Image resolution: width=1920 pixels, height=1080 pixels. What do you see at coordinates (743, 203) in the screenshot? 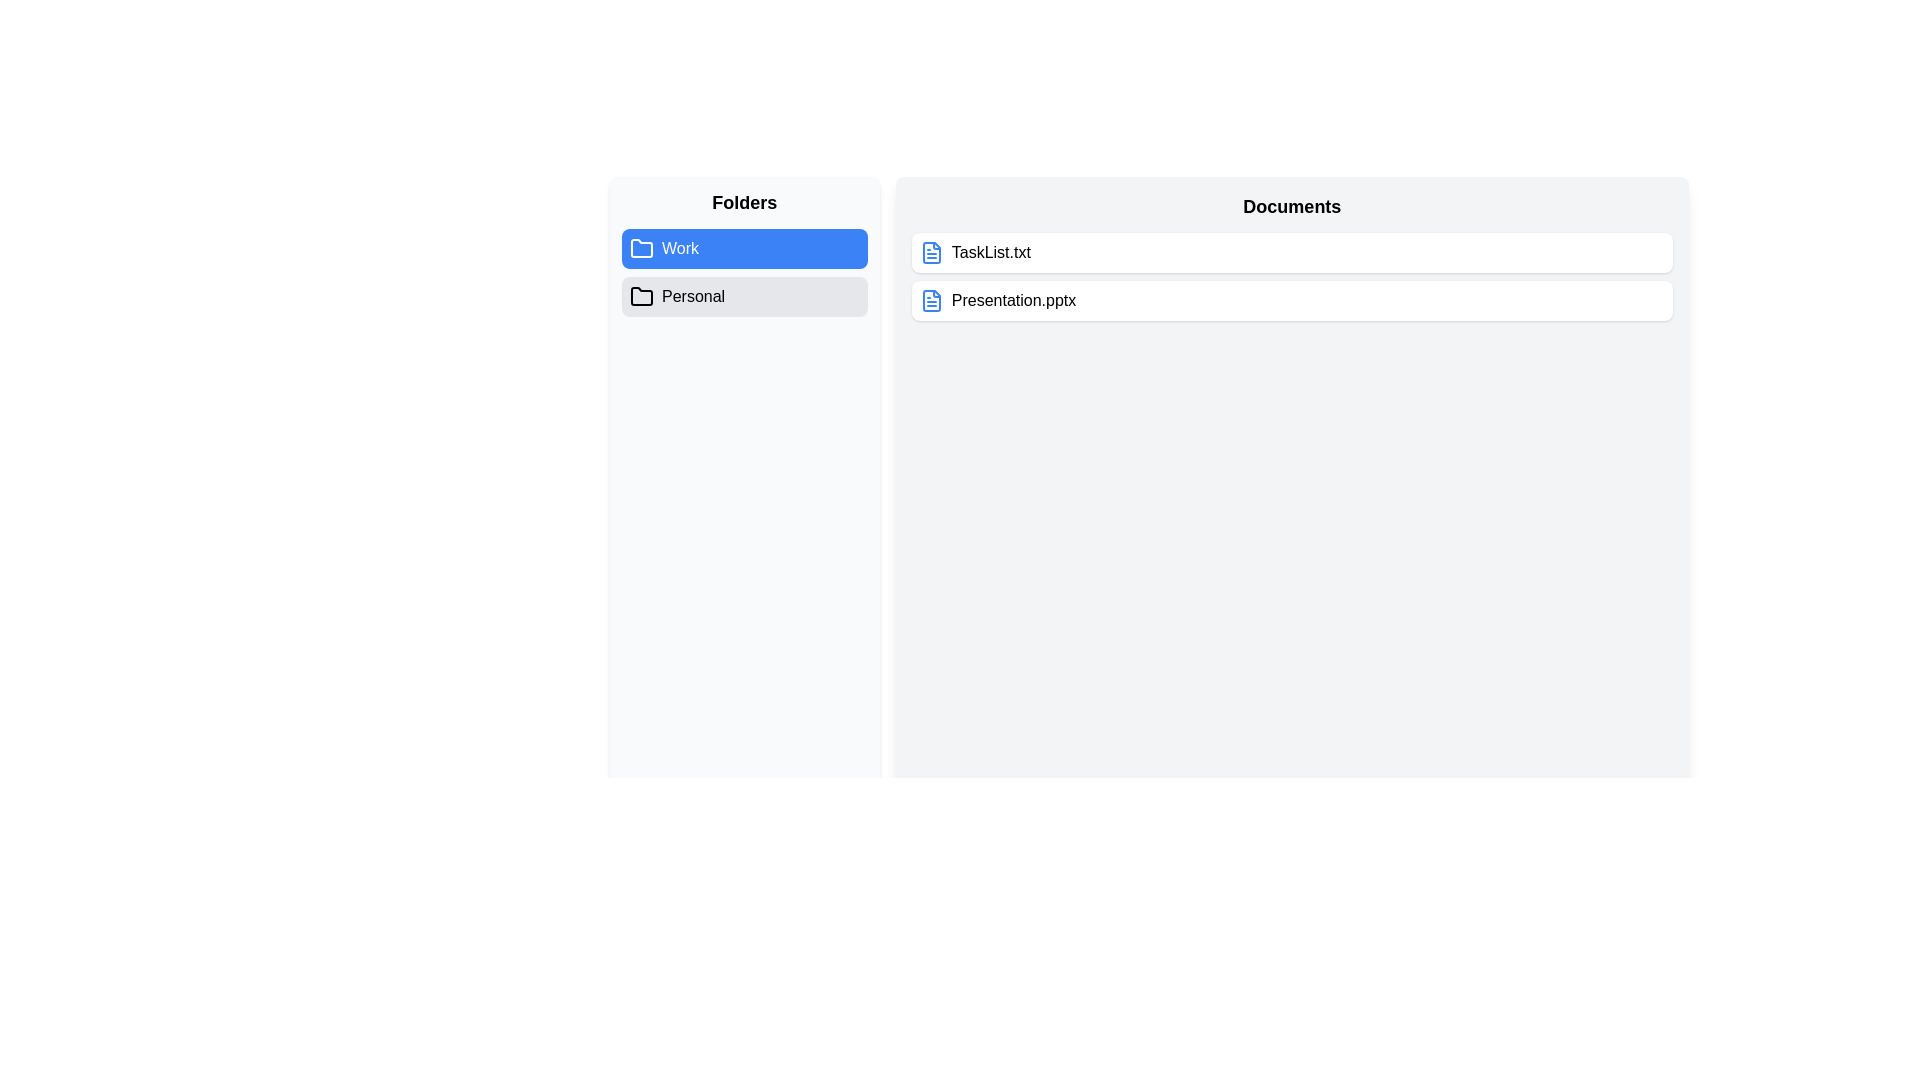
I see `the bold text label displaying 'Folders' located at the top of the sidebar section on the left side of the user interface` at bounding box center [743, 203].